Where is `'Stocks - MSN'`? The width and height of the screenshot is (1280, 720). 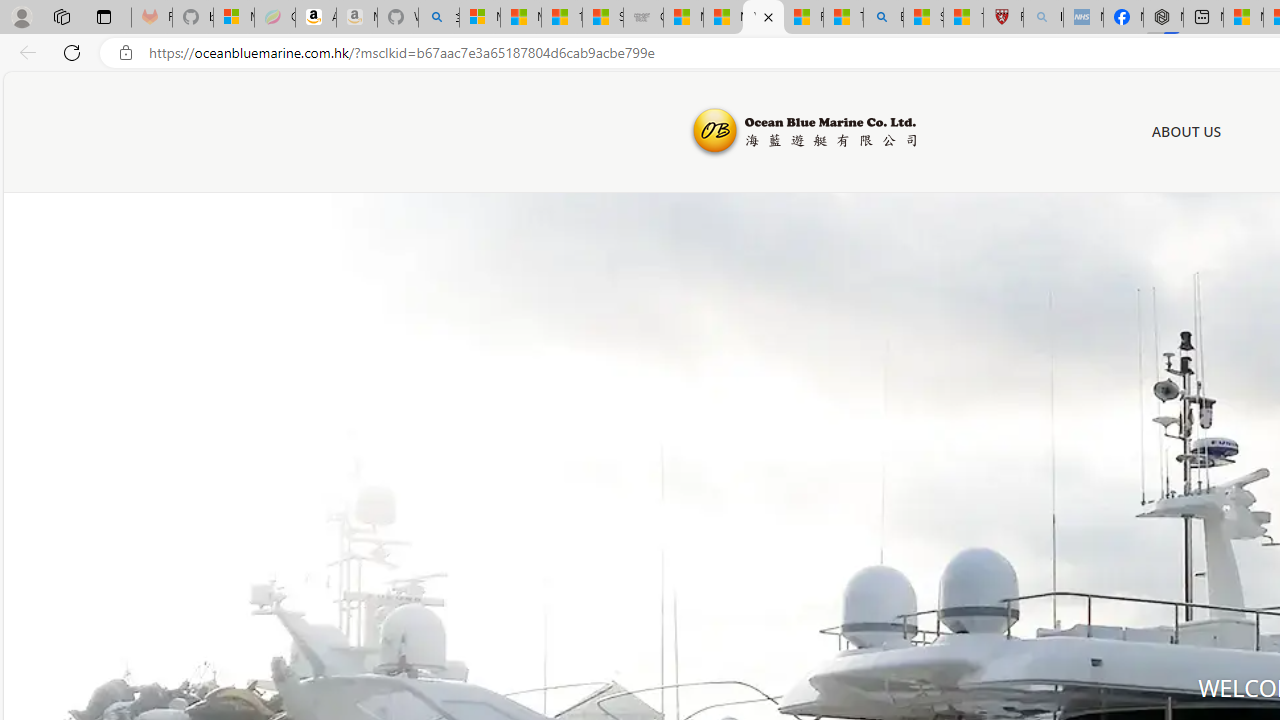
'Stocks - MSN' is located at coordinates (601, 17).